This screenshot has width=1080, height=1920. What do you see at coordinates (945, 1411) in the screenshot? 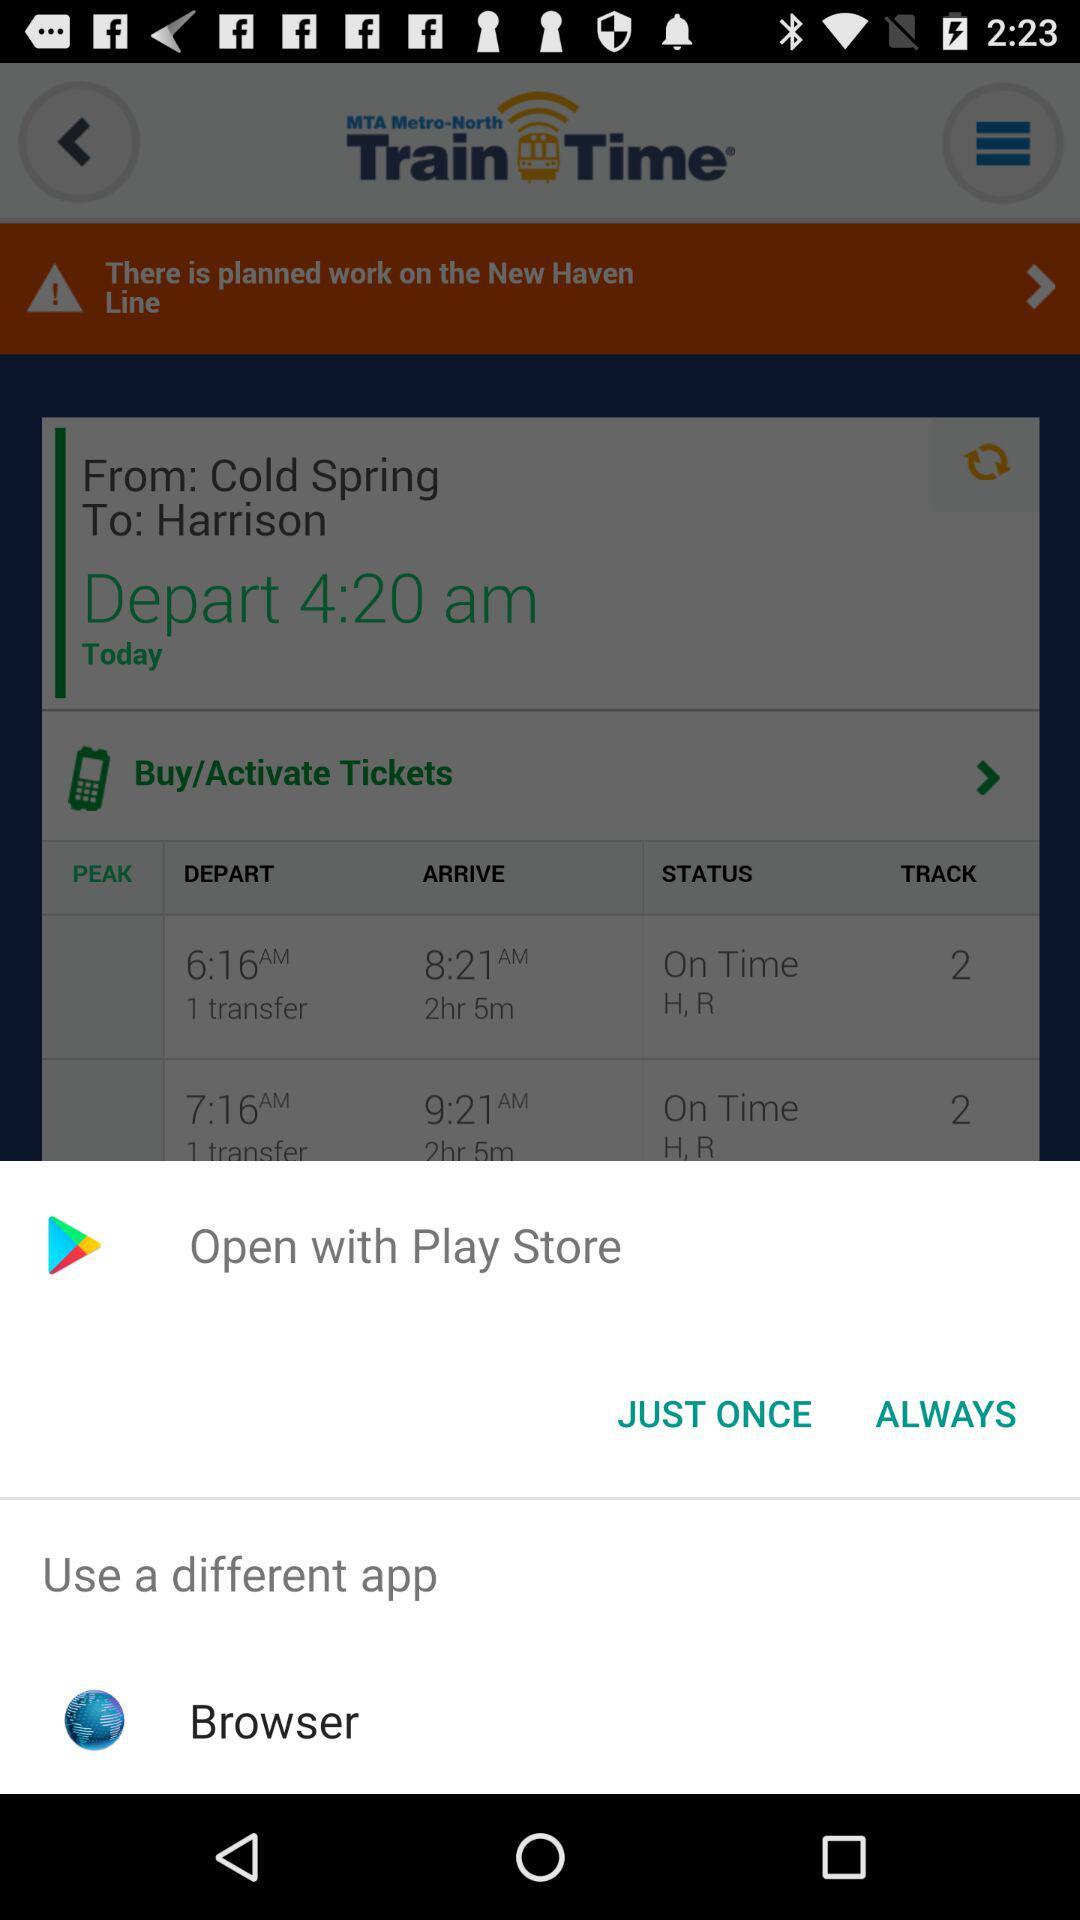
I see `the button next to the just once item` at bounding box center [945, 1411].